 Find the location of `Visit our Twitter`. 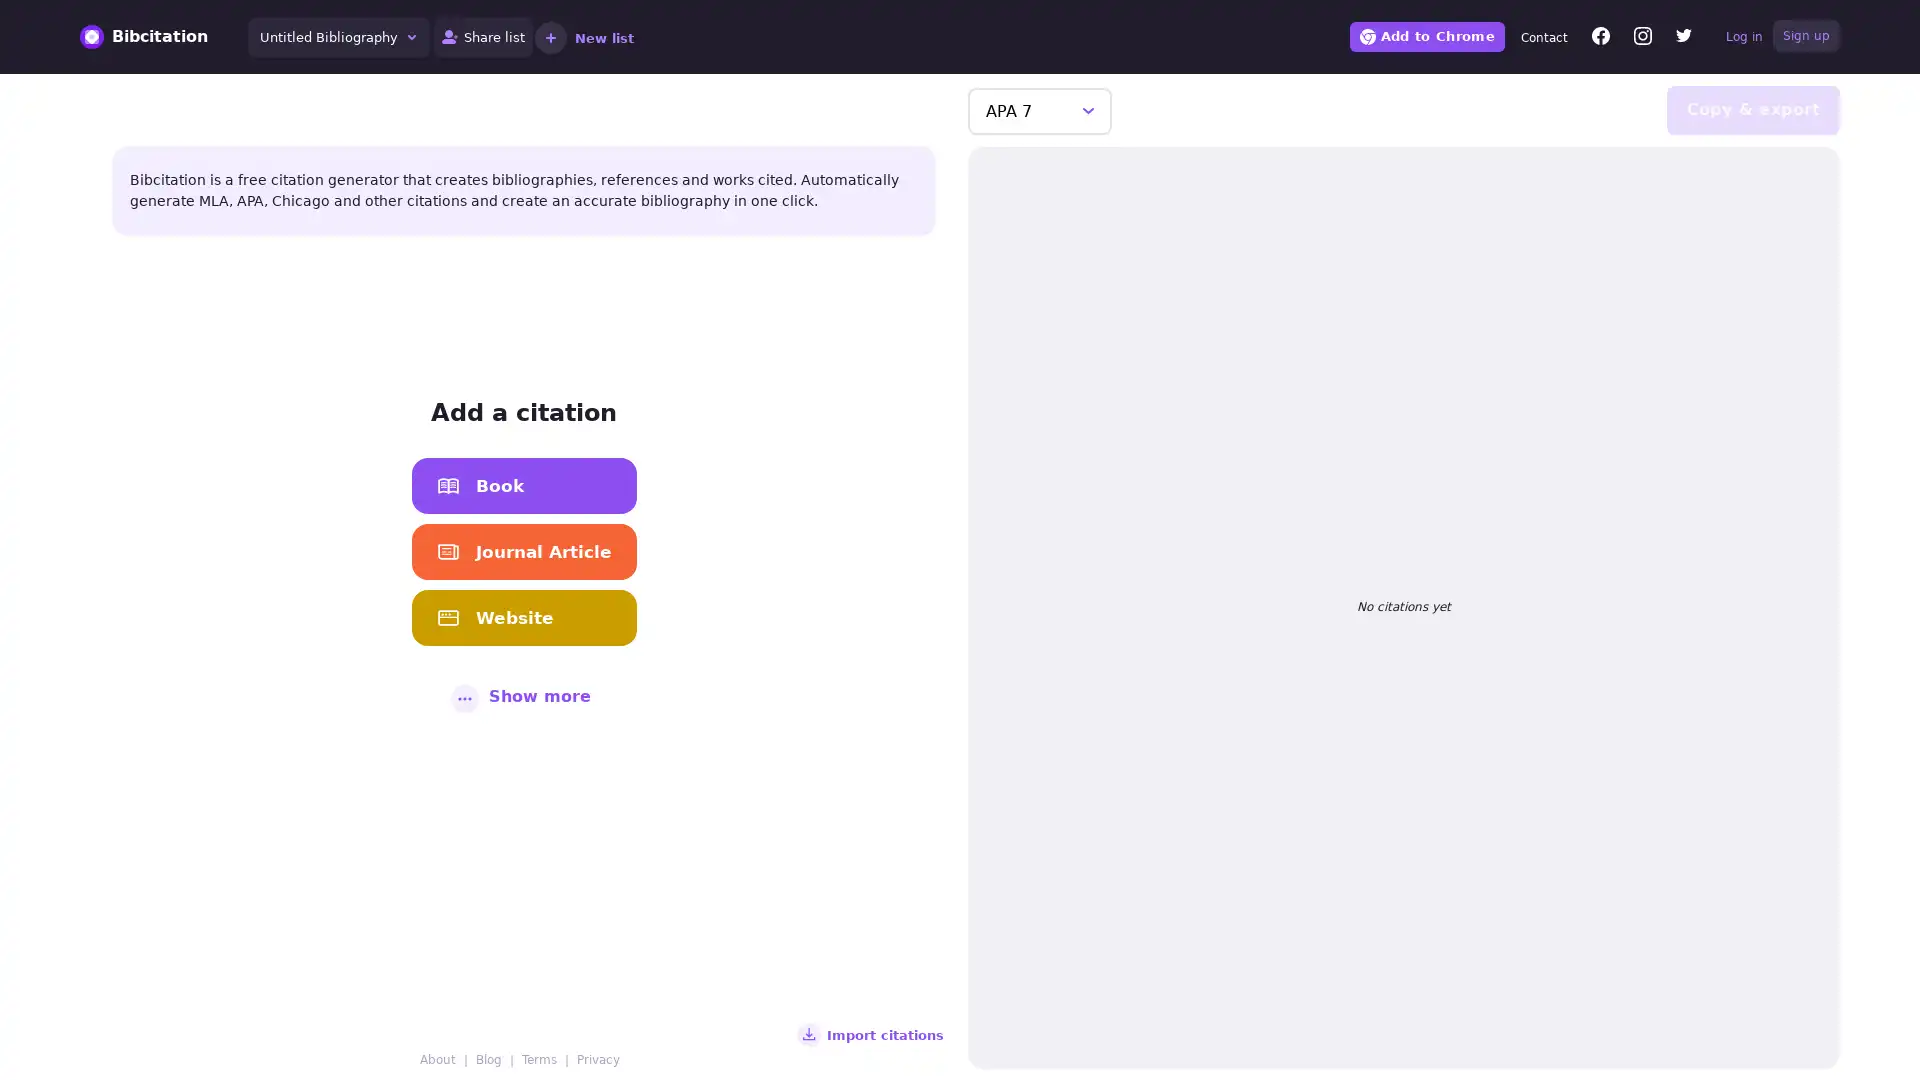

Visit our Twitter is located at coordinates (1683, 38).